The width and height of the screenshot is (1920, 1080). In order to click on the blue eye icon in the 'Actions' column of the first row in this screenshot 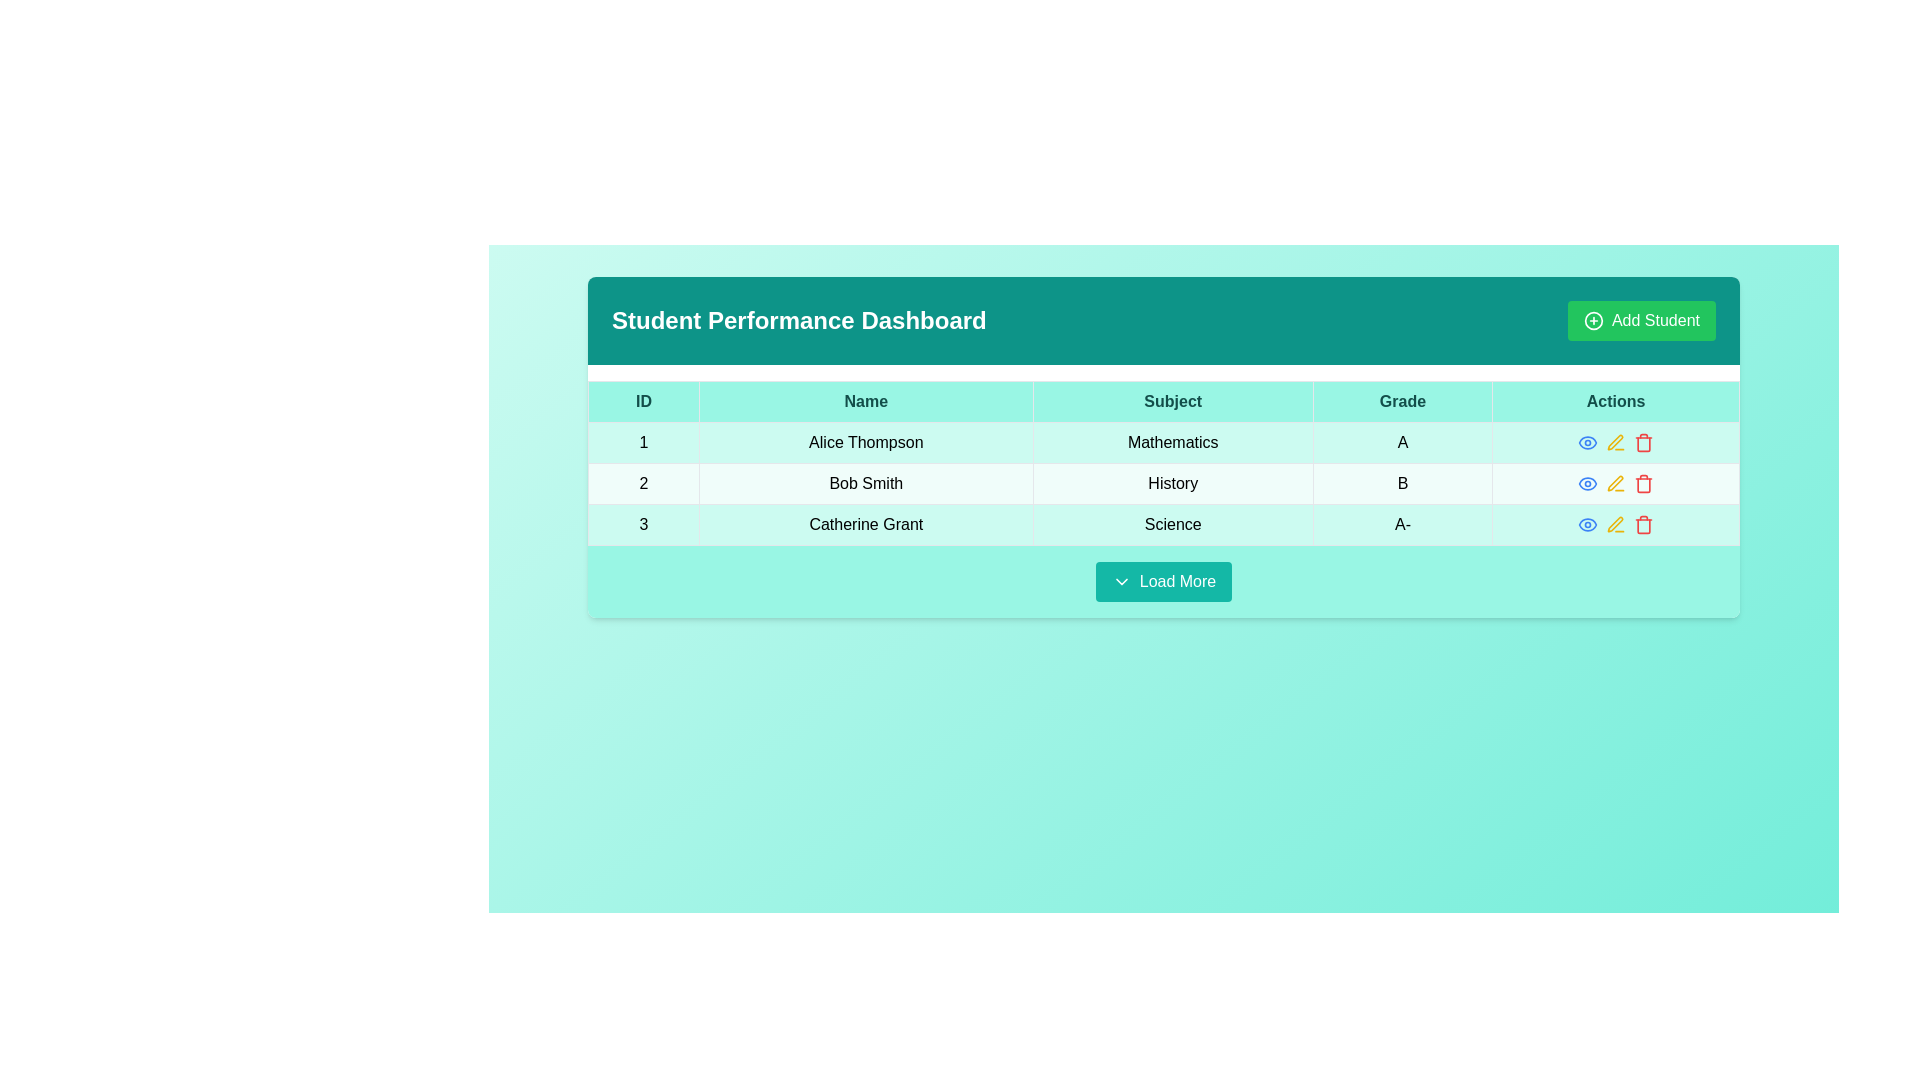, I will do `click(1587, 442)`.